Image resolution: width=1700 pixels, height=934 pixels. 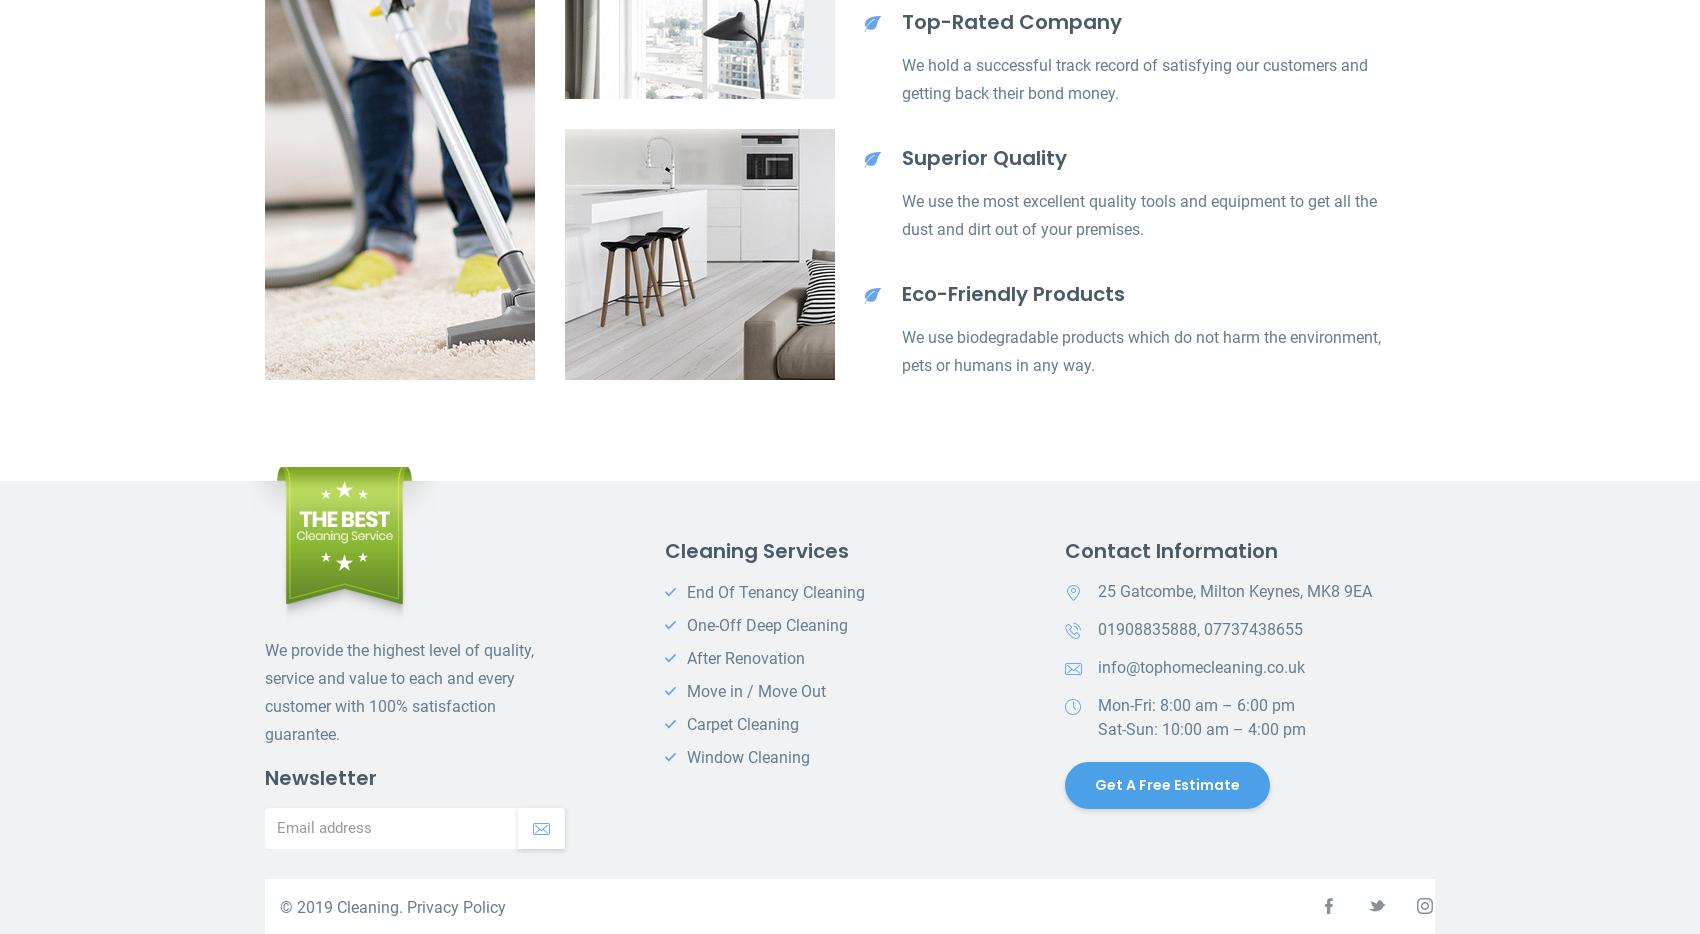 I want to click on 'We provide the highest level of quality, service and value to each and every customer with 100% satisfaction guarantee.', so click(x=398, y=691).